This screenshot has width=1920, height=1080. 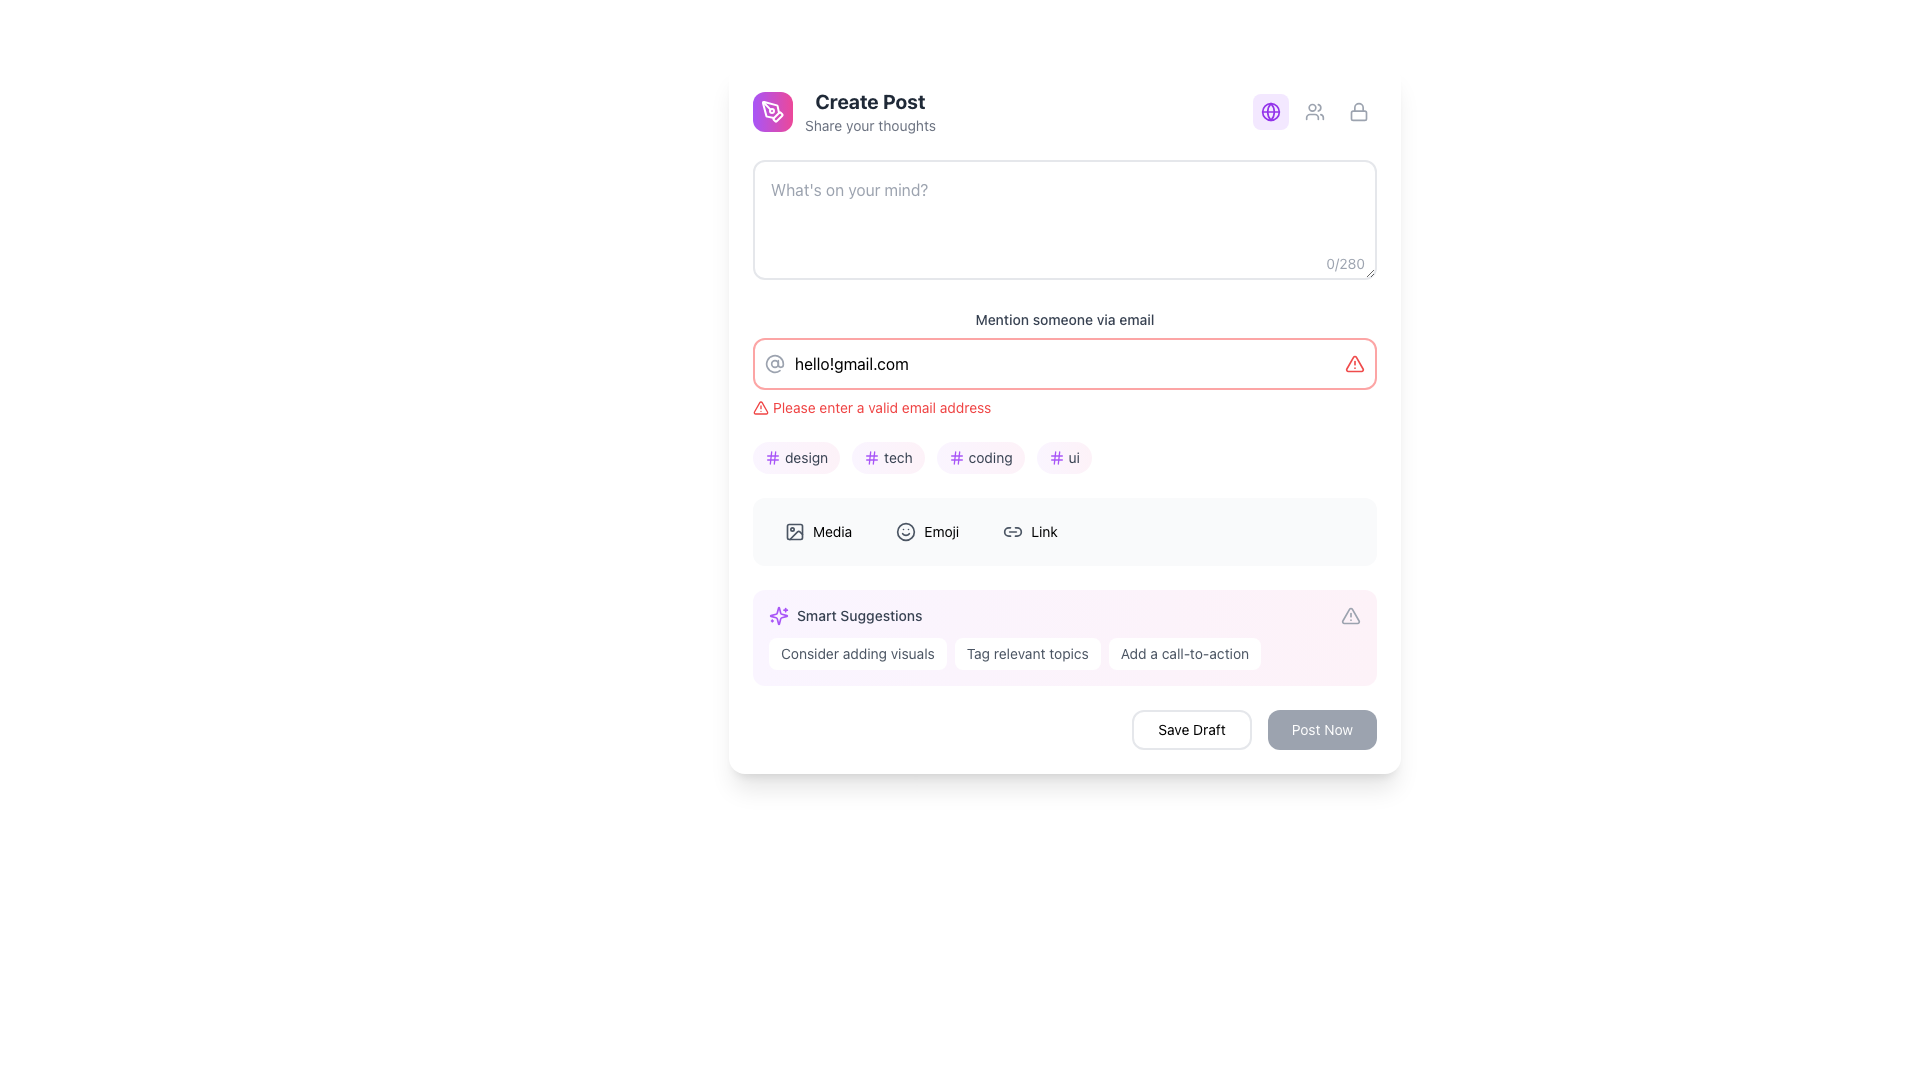 What do you see at coordinates (1270, 111) in the screenshot?
I see `the circular SVG graphic icon representing part of a globe, located at the top-right area of the interface` at bounding box center [1270, 111].